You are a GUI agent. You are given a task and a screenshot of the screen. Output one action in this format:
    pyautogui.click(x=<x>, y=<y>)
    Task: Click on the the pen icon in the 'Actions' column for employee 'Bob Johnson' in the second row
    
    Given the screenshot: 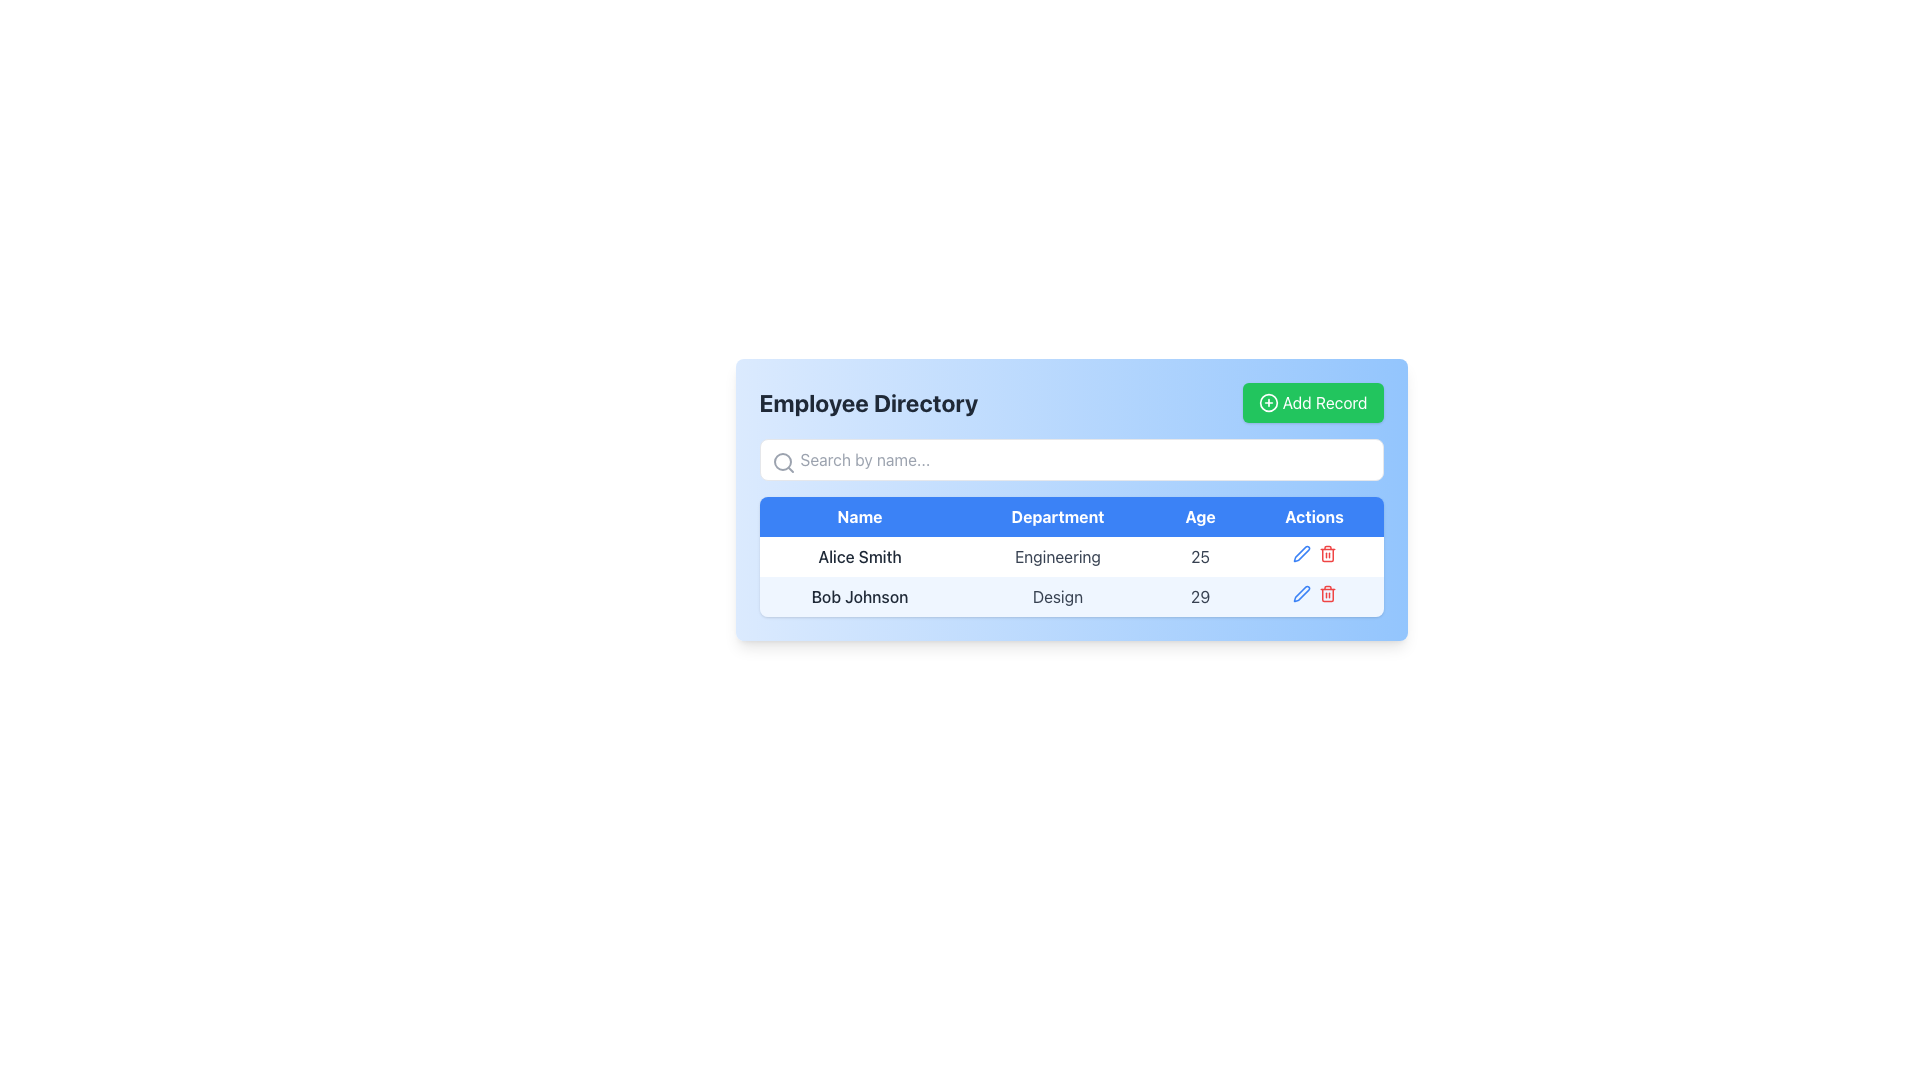 What is the action you would take?
    pyautogui.click(x=1301, y=554)
    